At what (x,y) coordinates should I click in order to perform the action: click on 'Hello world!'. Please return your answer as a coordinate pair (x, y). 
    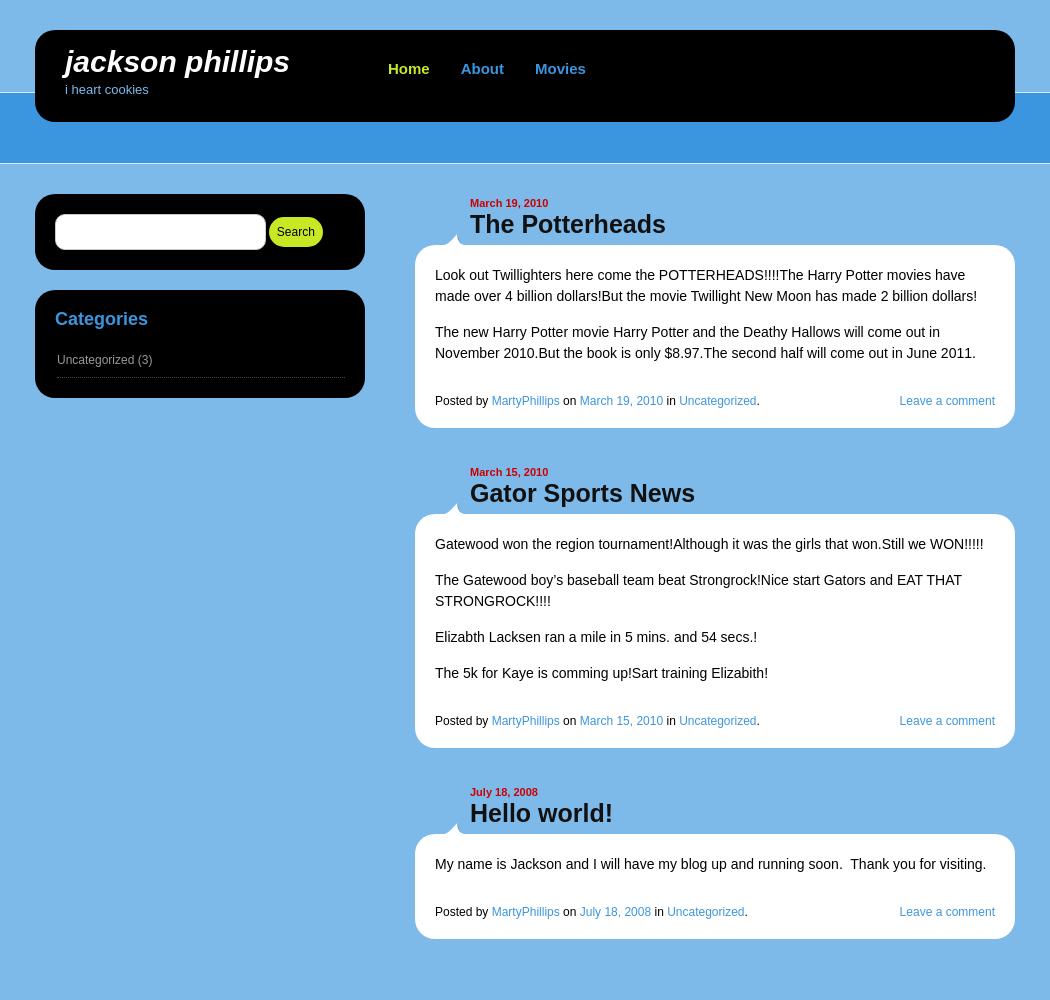
    Looking at the image, I should click on (541, 812).